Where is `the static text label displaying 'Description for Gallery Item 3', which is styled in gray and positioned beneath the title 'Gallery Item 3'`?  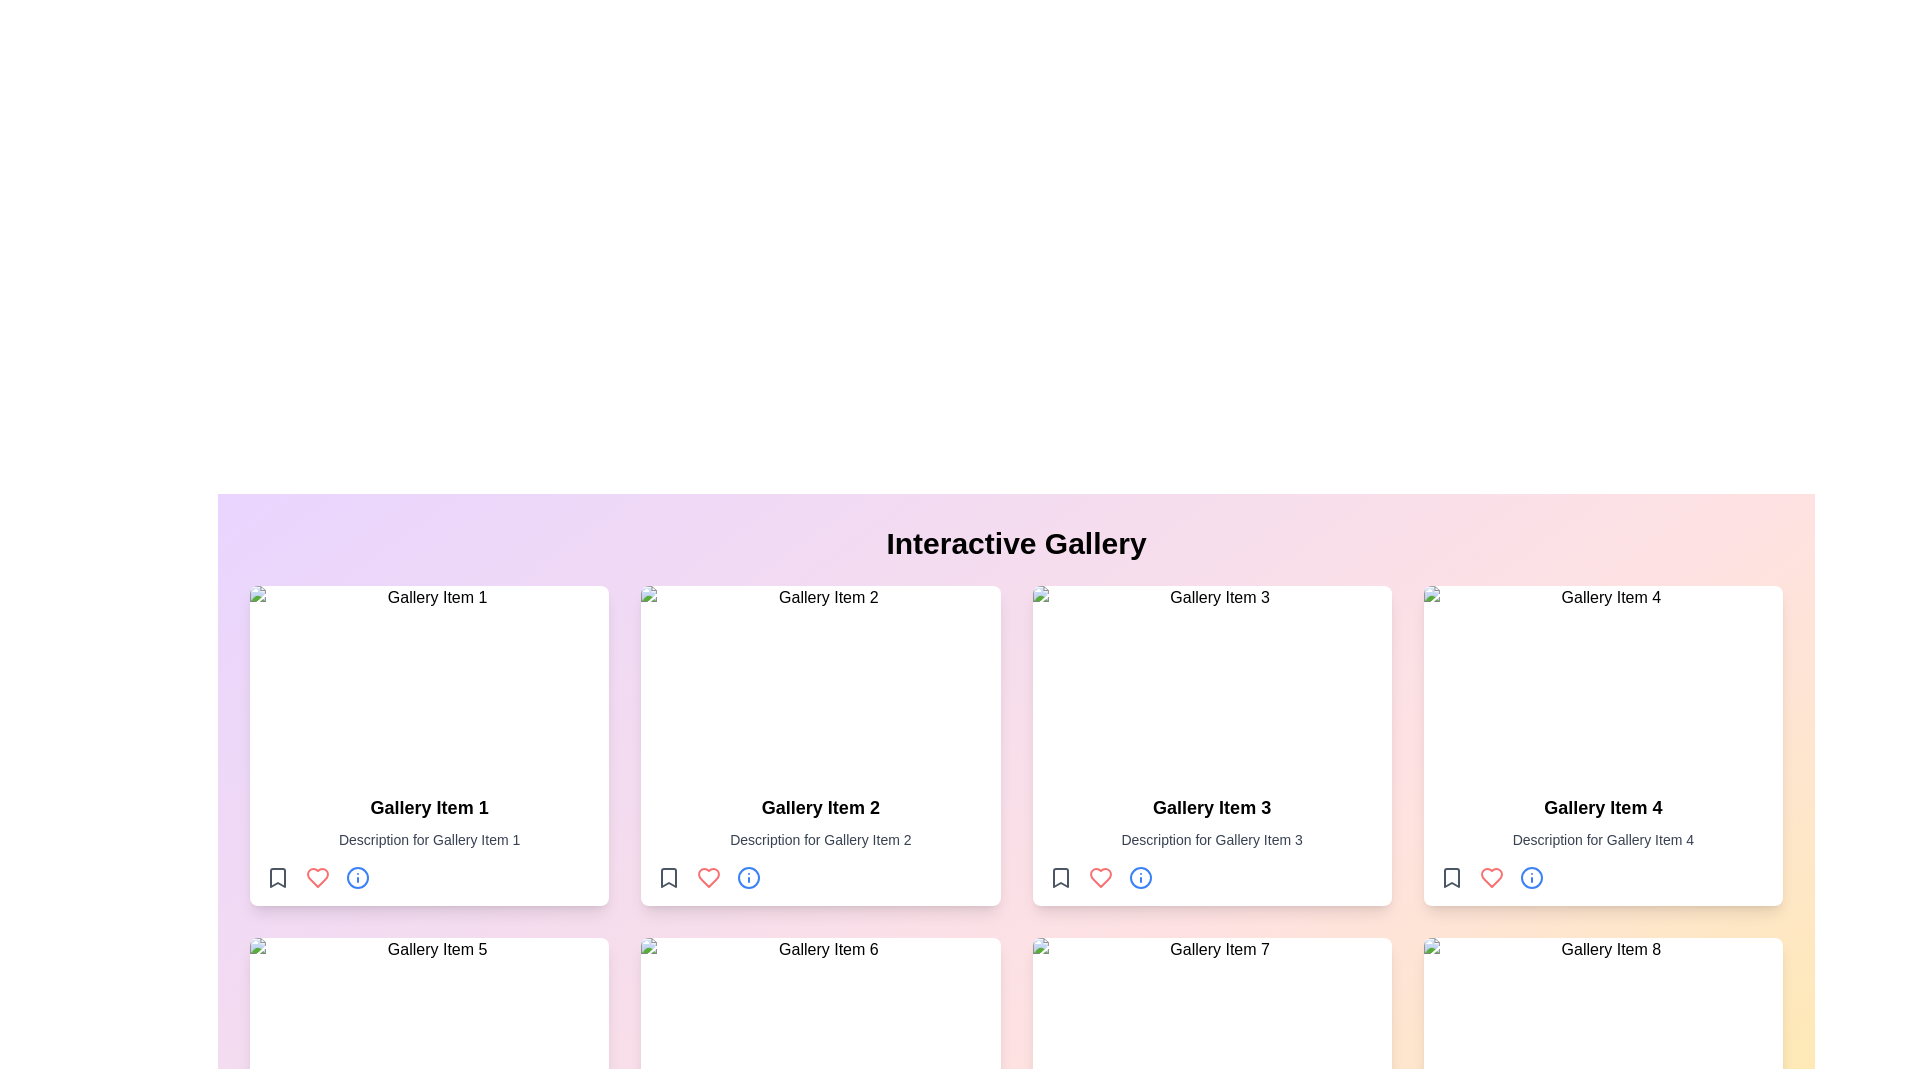
the static text label displaying 'Description for Gallery Item 3', which is styled in gray and positioned beneath the title 'Gallery Item 3' is located at coordinates (1211, 840).